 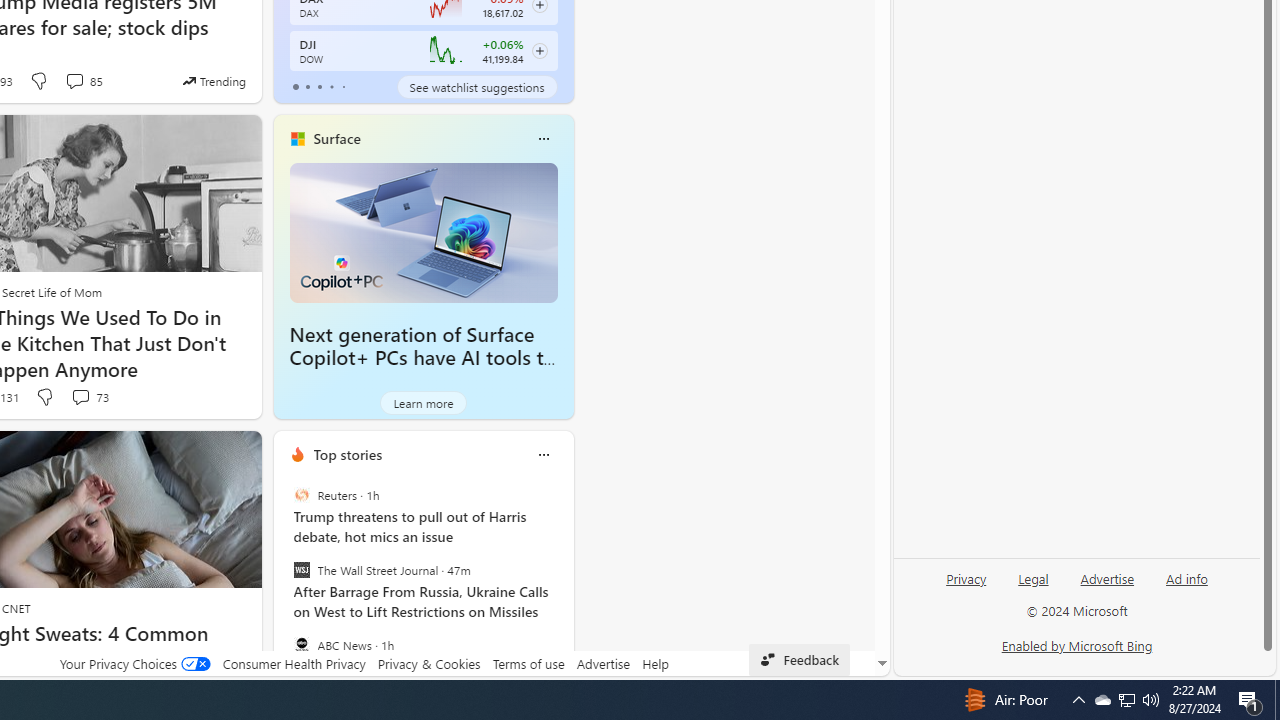 I want to click on 'tab-2', so click(x=320, y=86).